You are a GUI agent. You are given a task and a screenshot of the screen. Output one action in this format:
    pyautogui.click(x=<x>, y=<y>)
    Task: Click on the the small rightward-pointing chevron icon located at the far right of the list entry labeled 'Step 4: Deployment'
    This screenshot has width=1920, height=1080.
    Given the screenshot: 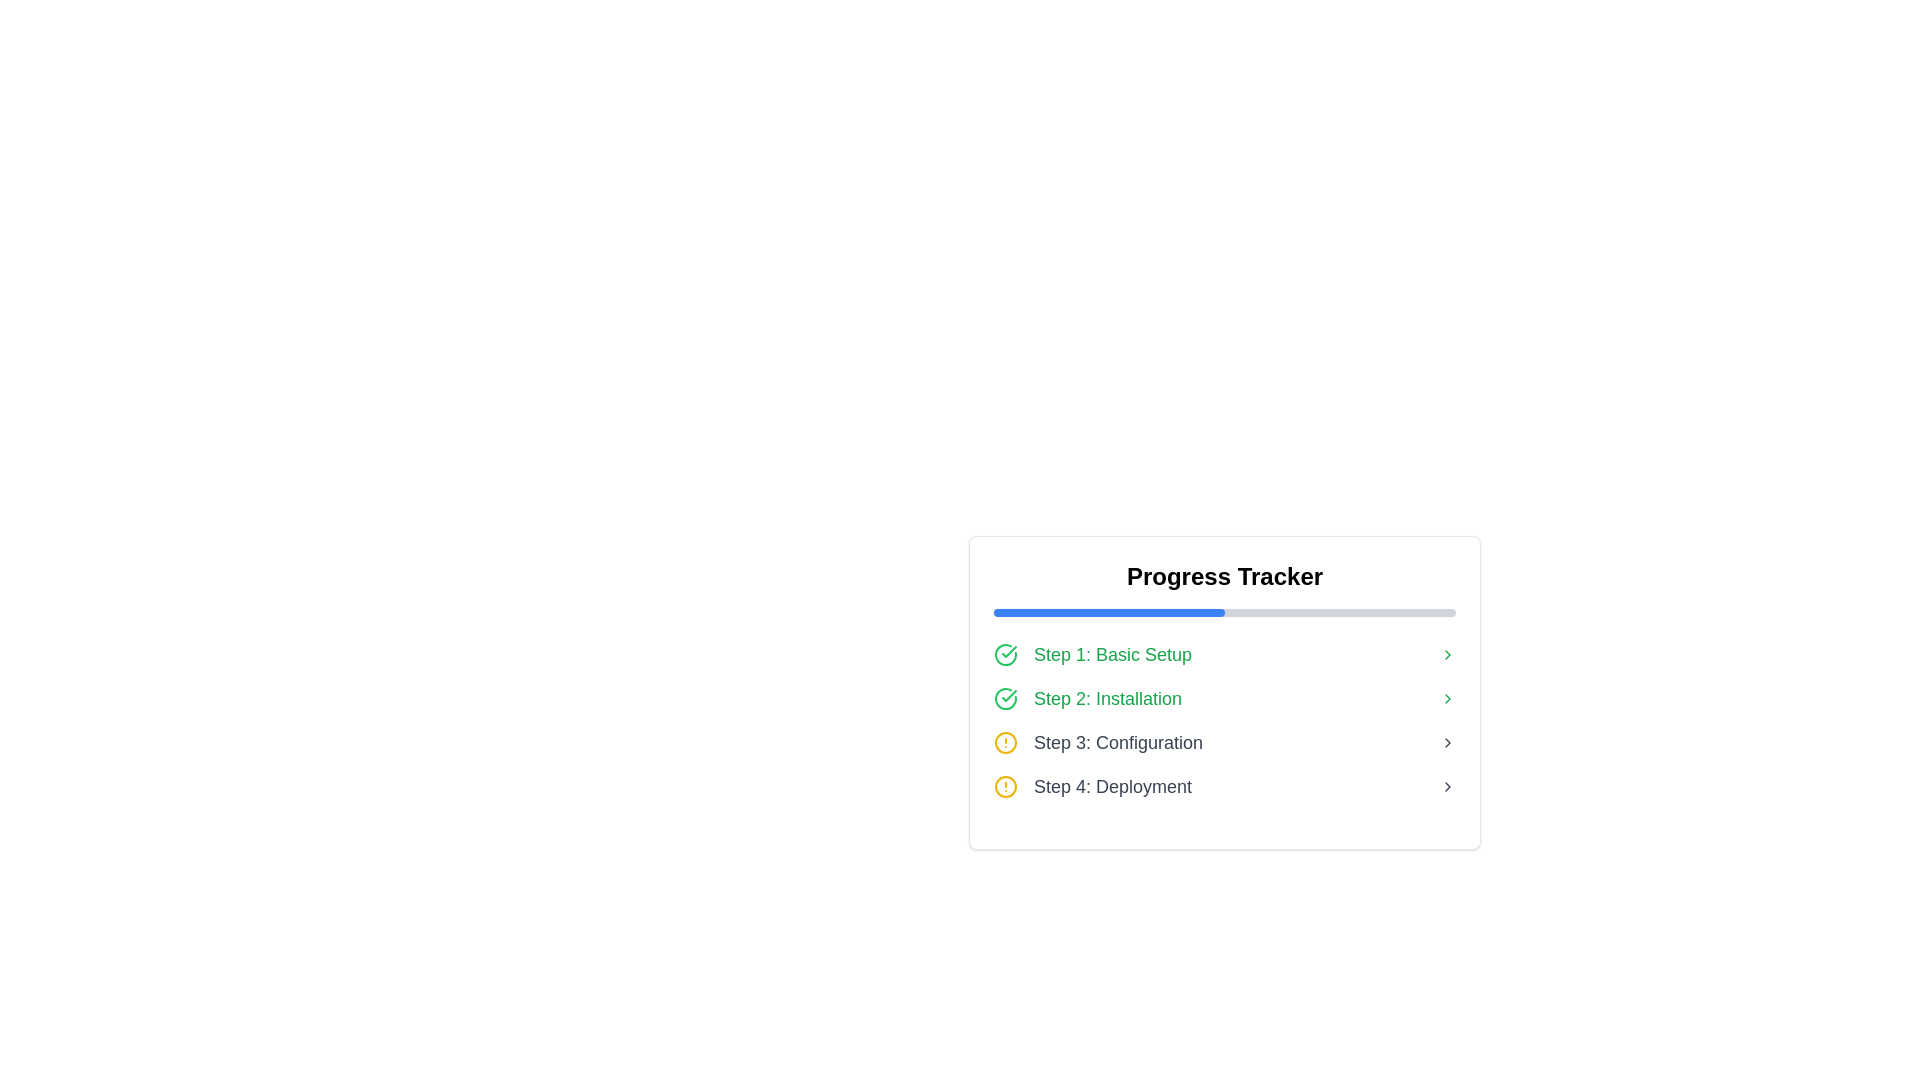 What is the action you would take?
    pyautogui.click(x=1448, y=785)
    